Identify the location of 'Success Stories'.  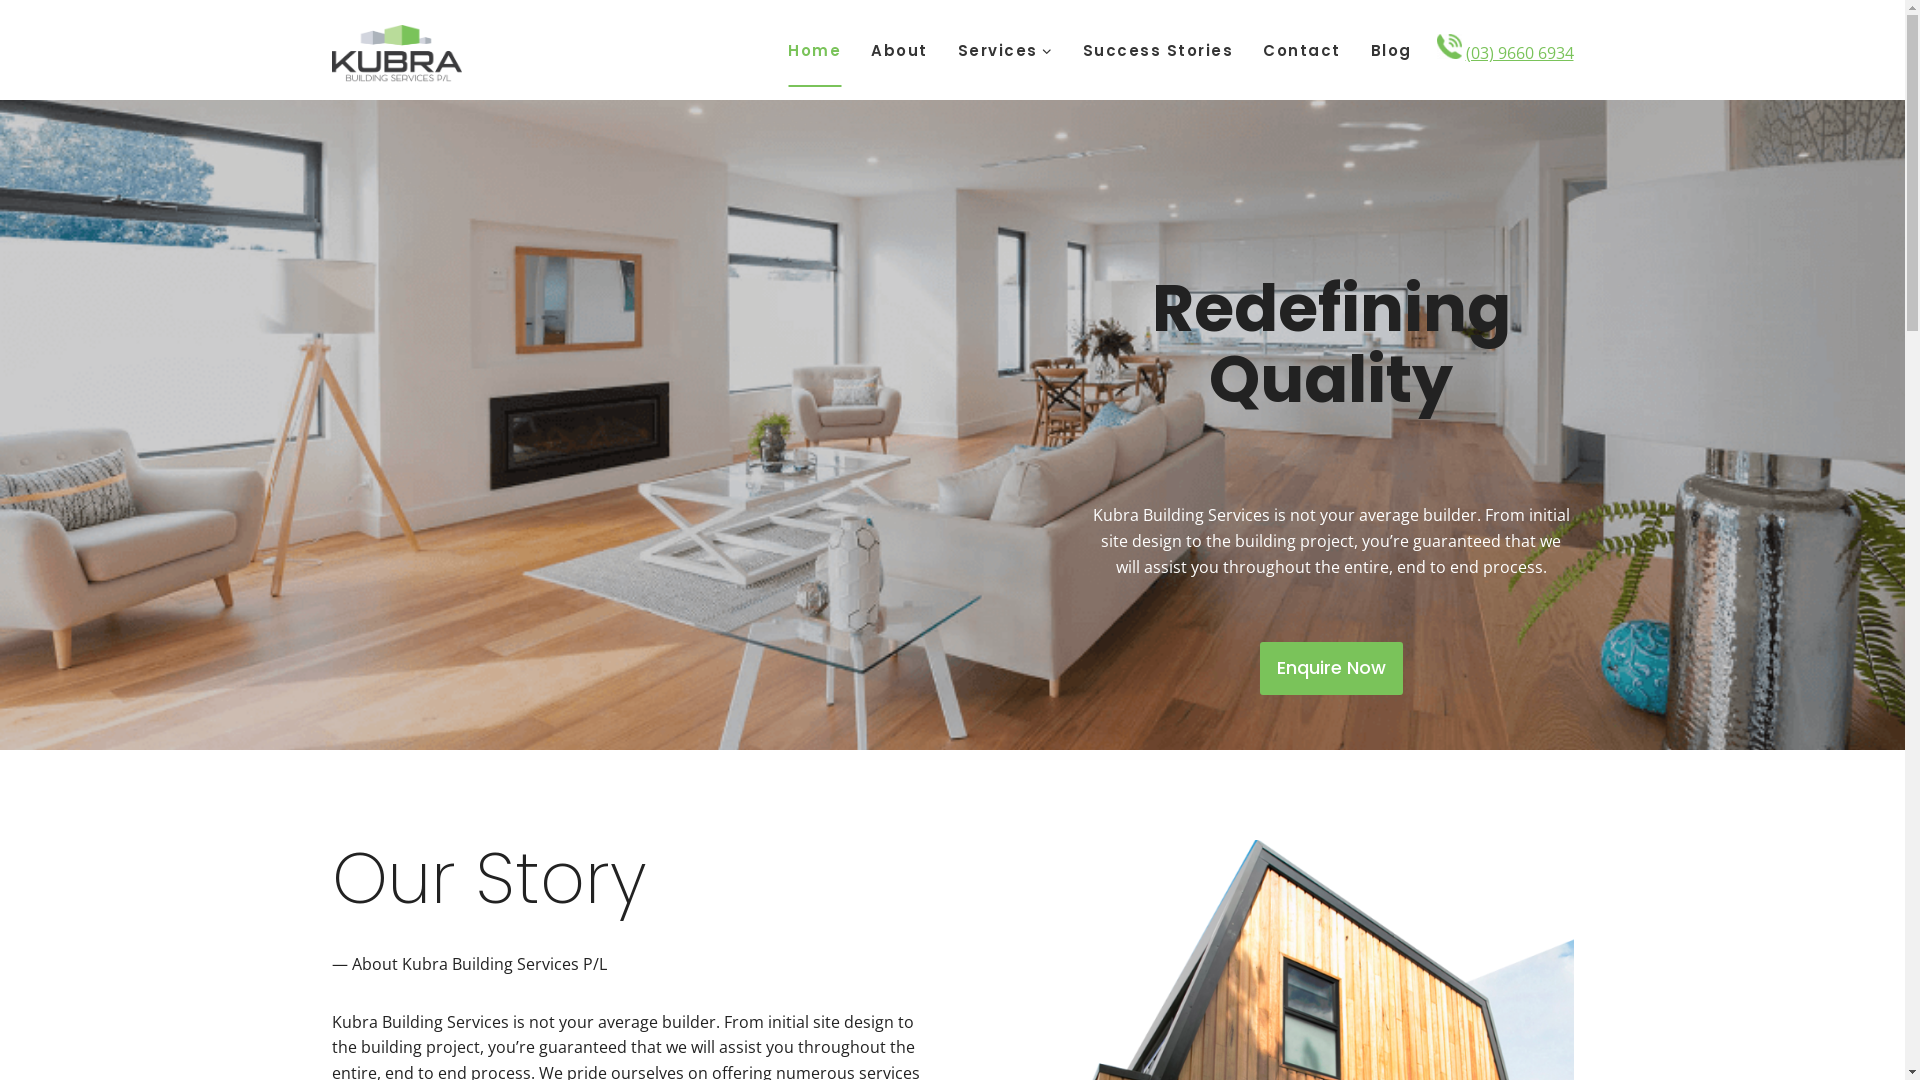
(1158, 49).